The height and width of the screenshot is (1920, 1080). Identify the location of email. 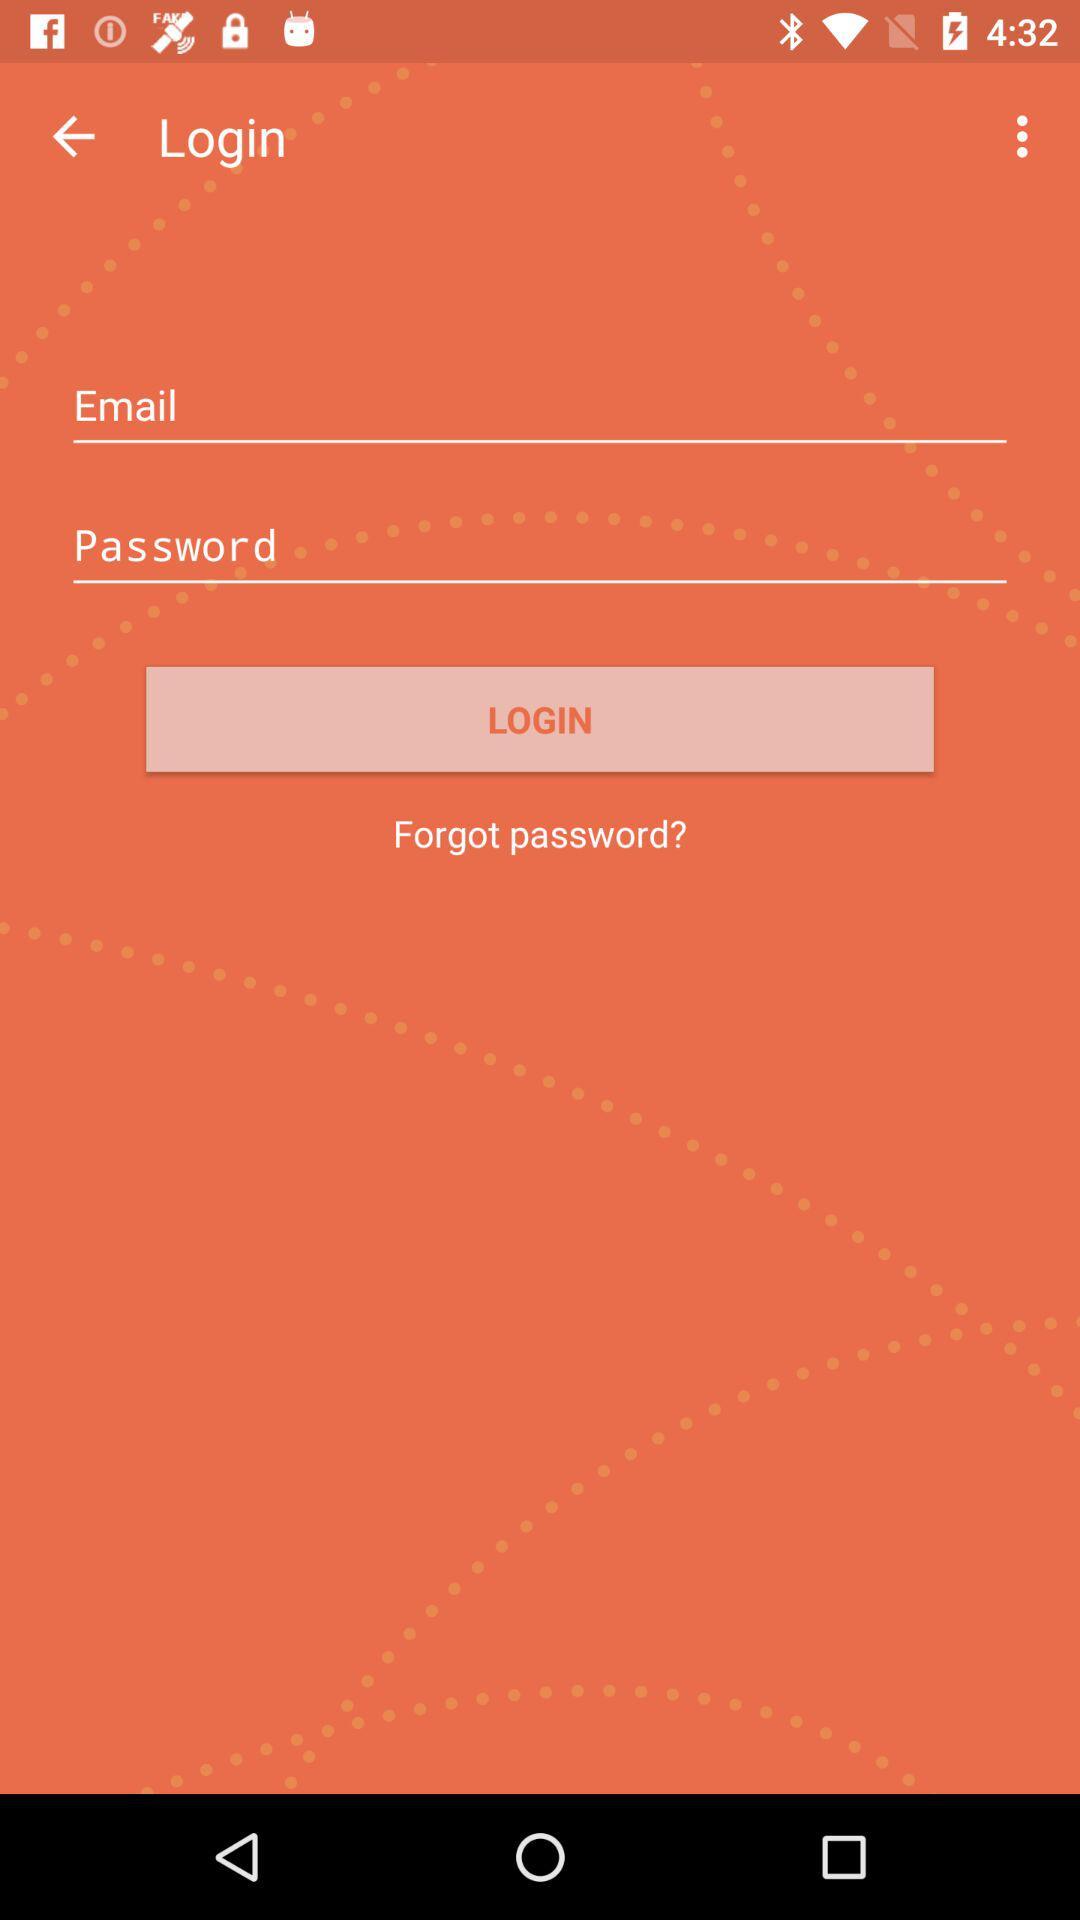
(540, 406).